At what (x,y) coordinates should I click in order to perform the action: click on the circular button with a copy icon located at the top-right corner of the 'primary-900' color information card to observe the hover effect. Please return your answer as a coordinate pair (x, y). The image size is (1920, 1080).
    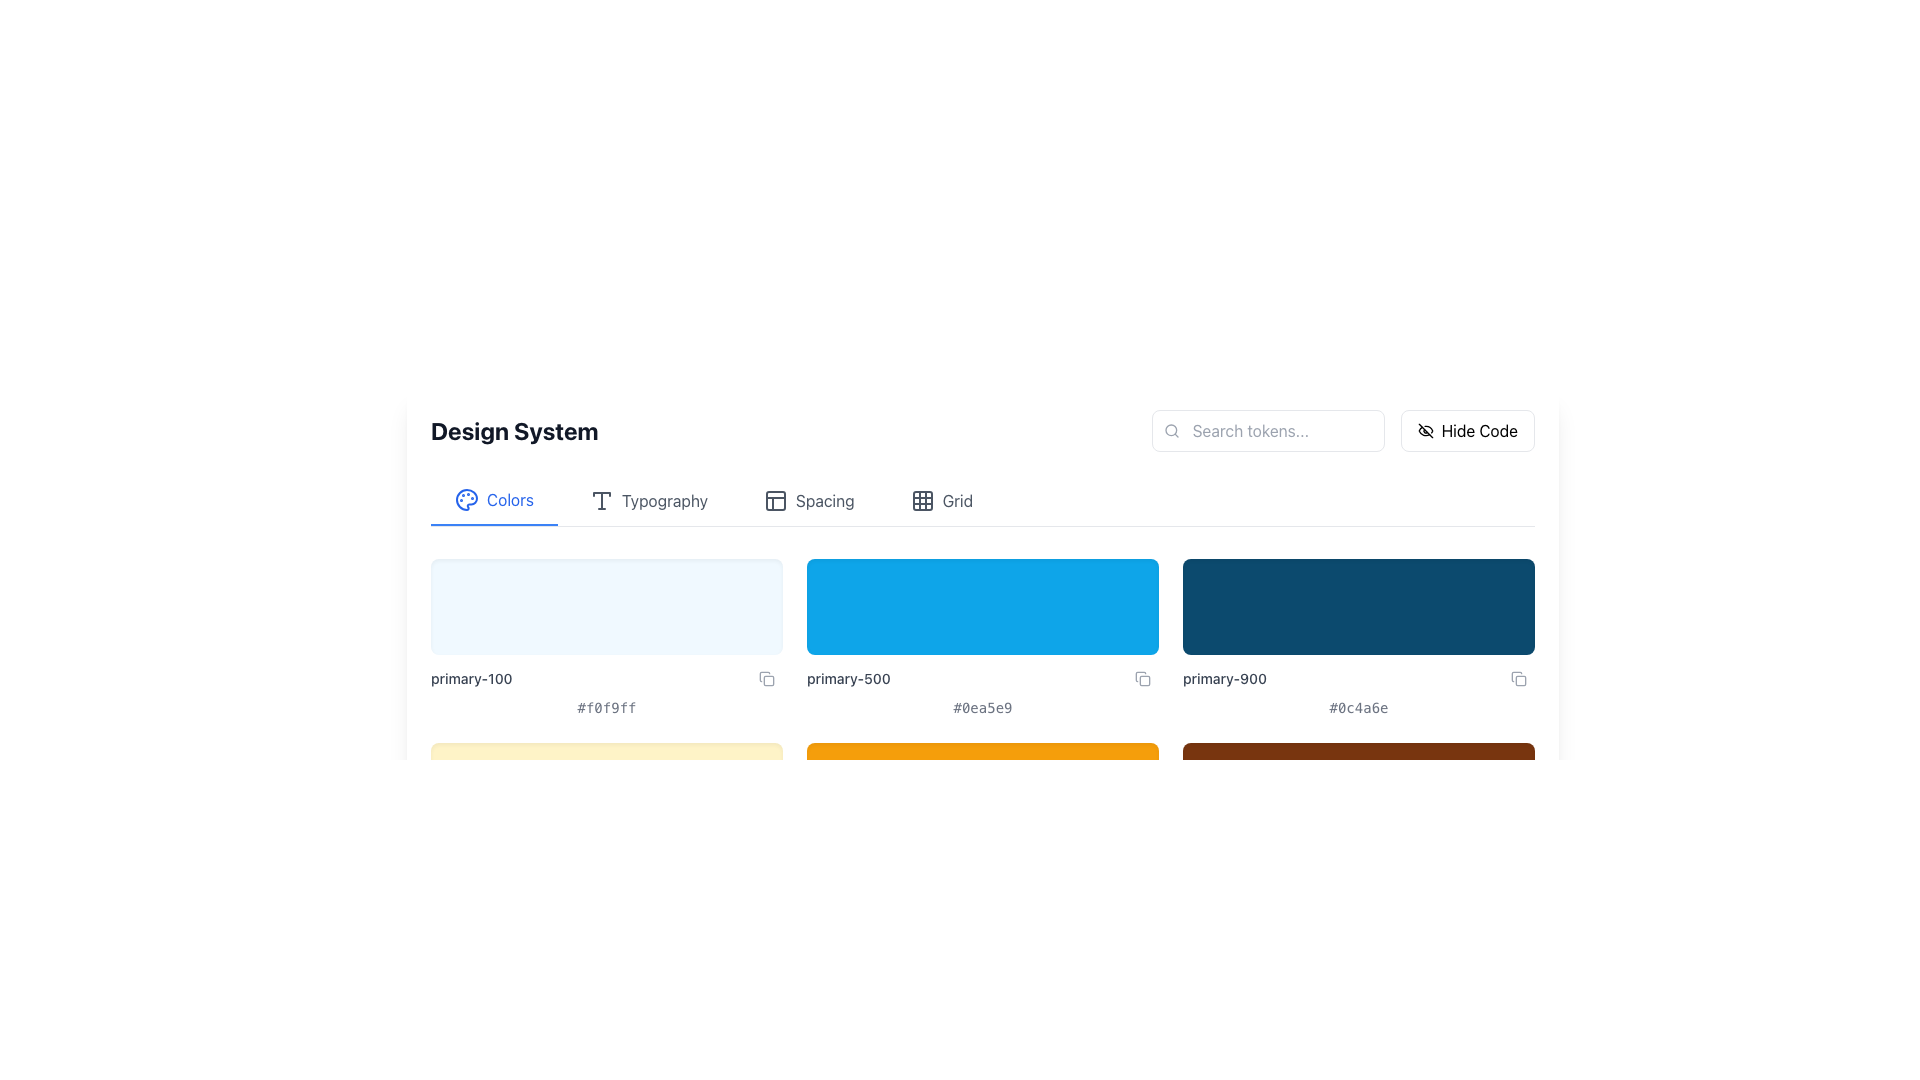
    Looking at the image, I should click on (1518, 677).